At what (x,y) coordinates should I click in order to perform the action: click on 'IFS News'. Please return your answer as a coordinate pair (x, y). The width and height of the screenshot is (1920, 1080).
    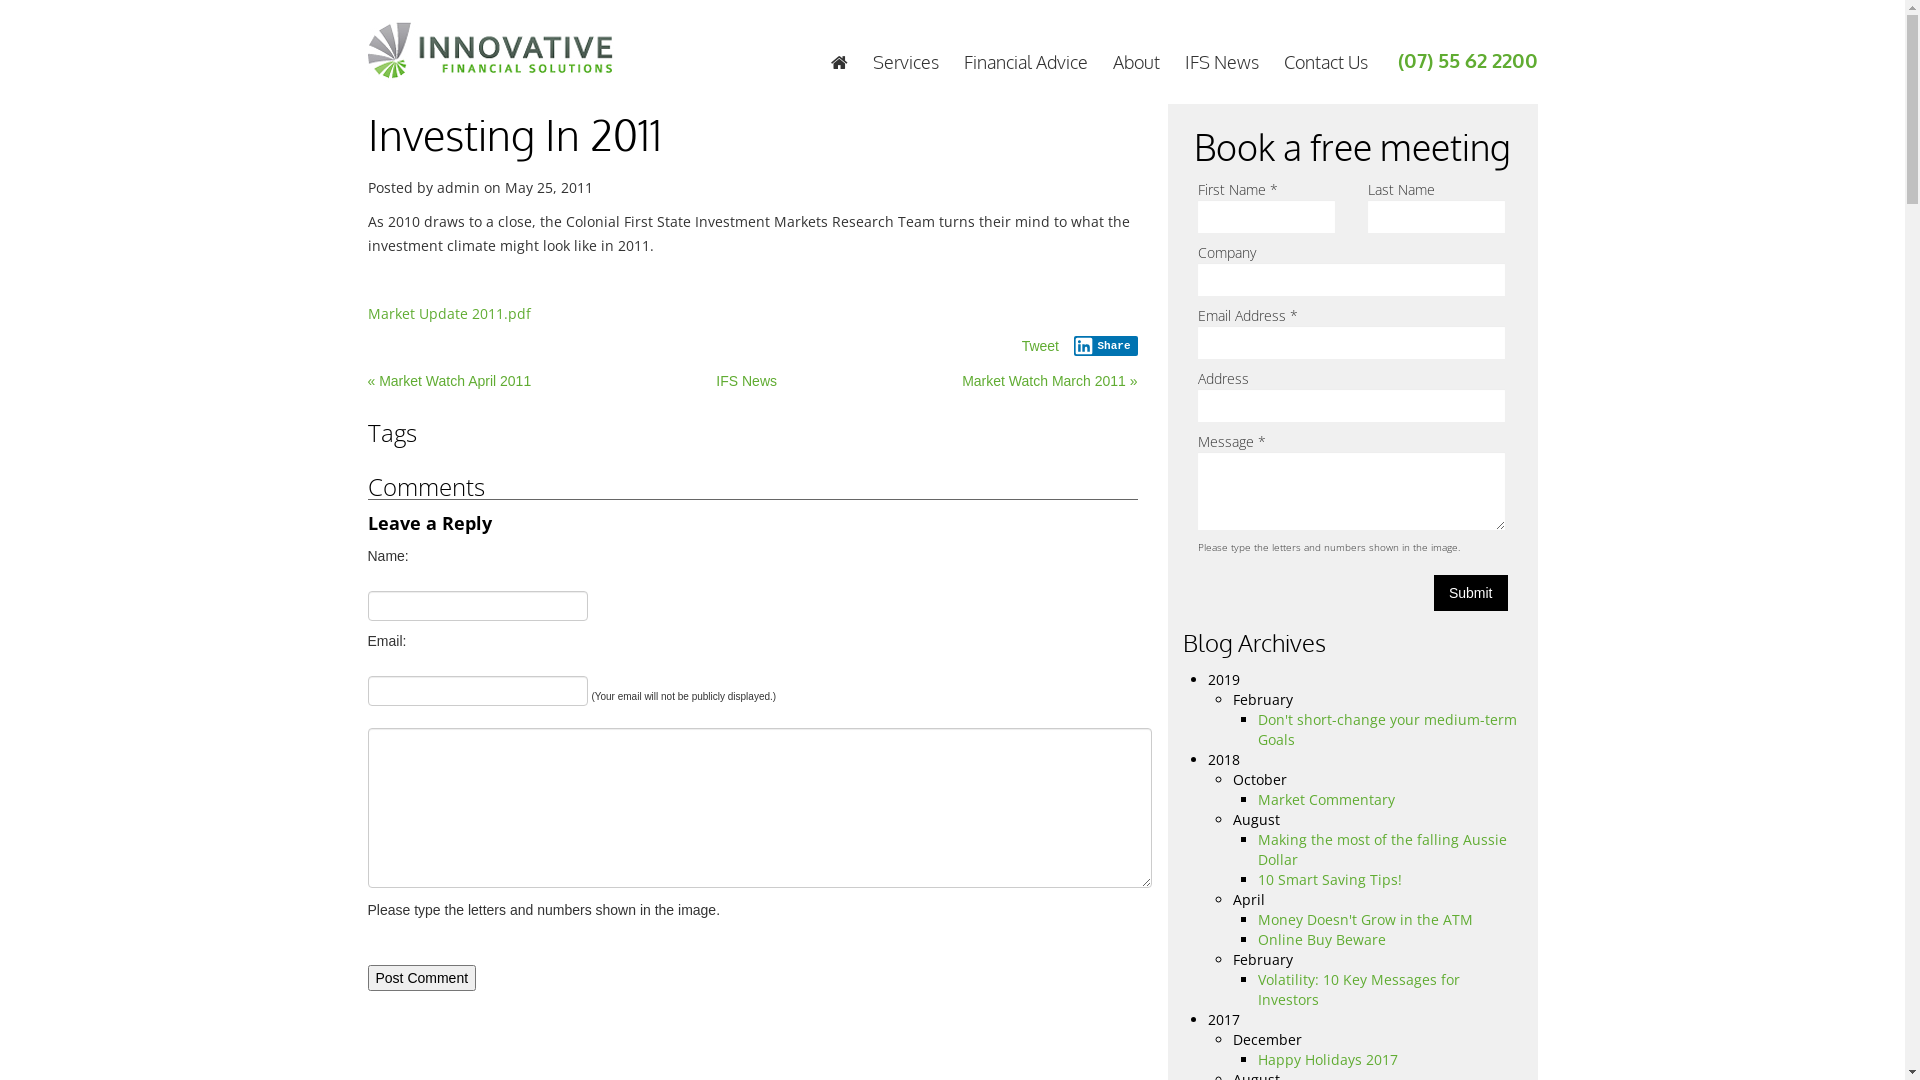
    Looking at the image, I should click on (745, 381).